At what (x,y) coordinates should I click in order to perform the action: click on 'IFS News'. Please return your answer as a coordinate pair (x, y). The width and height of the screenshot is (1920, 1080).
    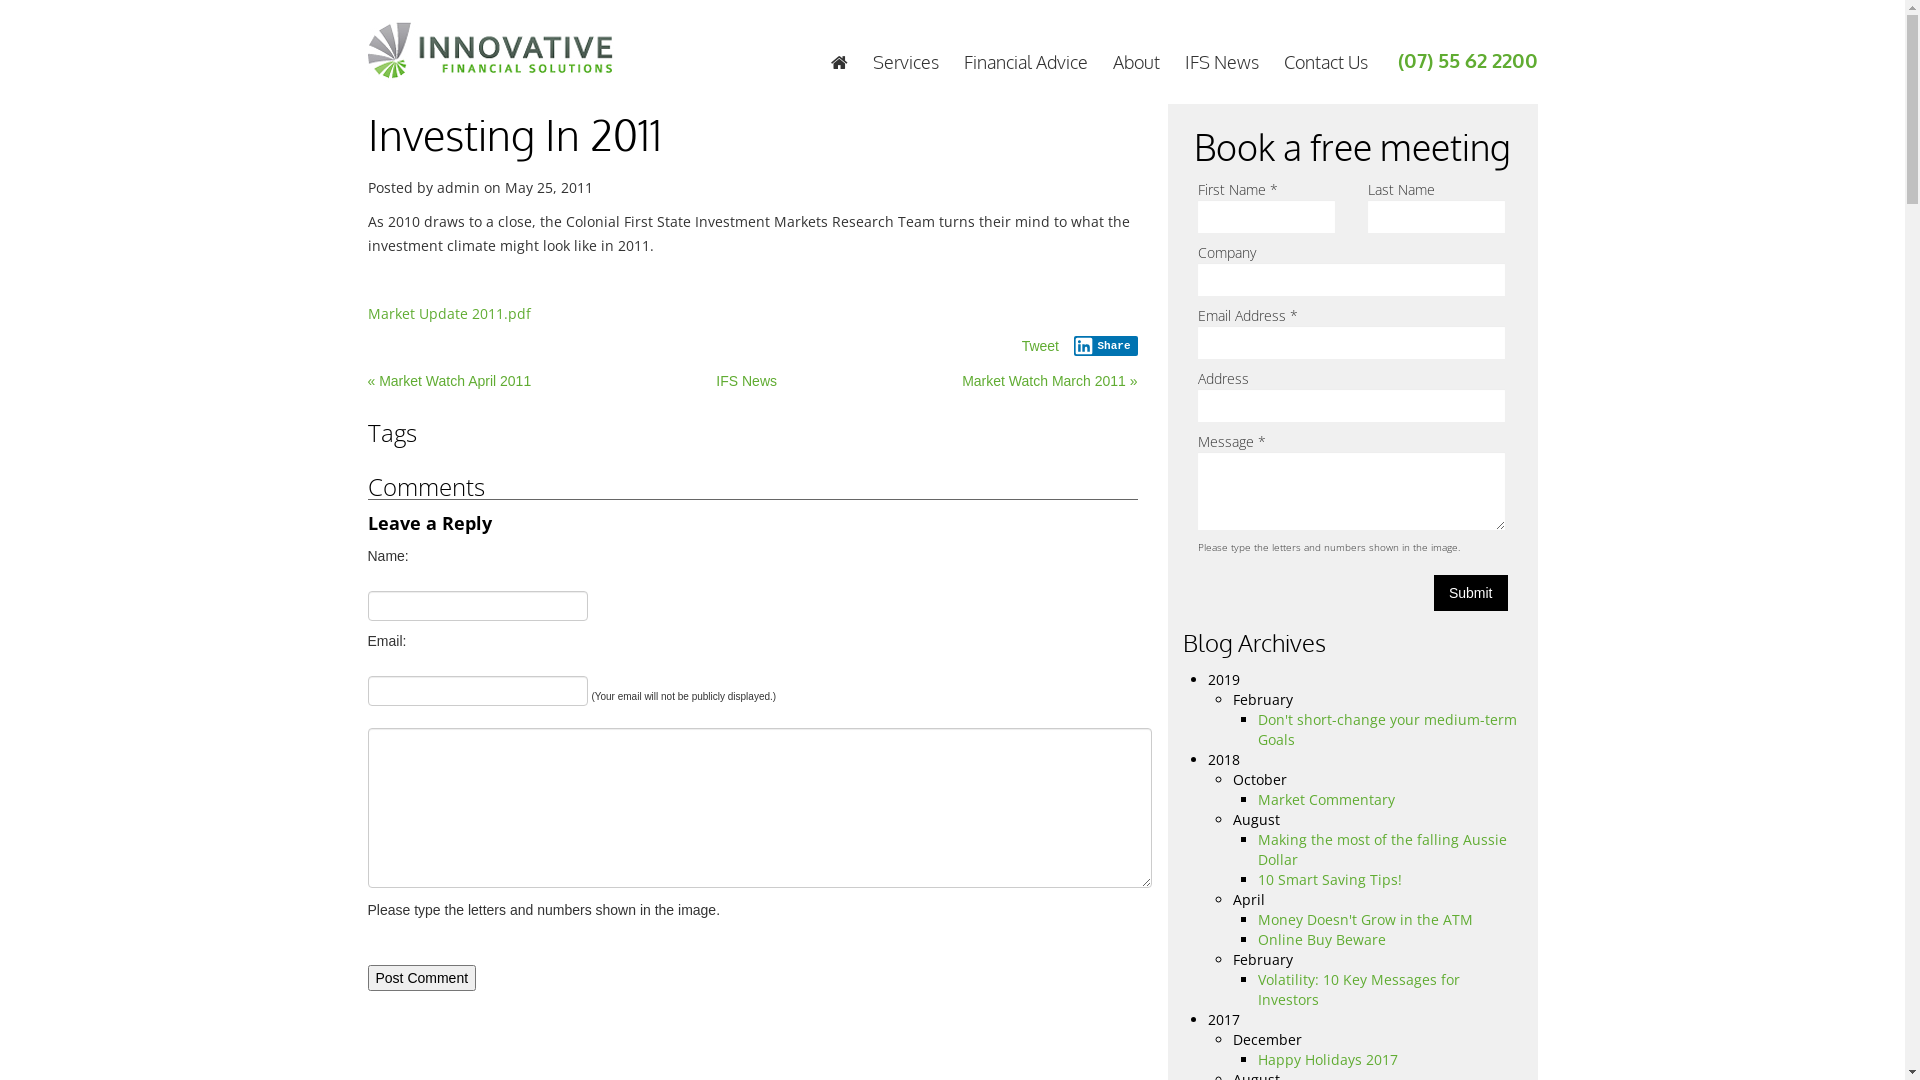
    Looking at the image, I should click on (745, 381).